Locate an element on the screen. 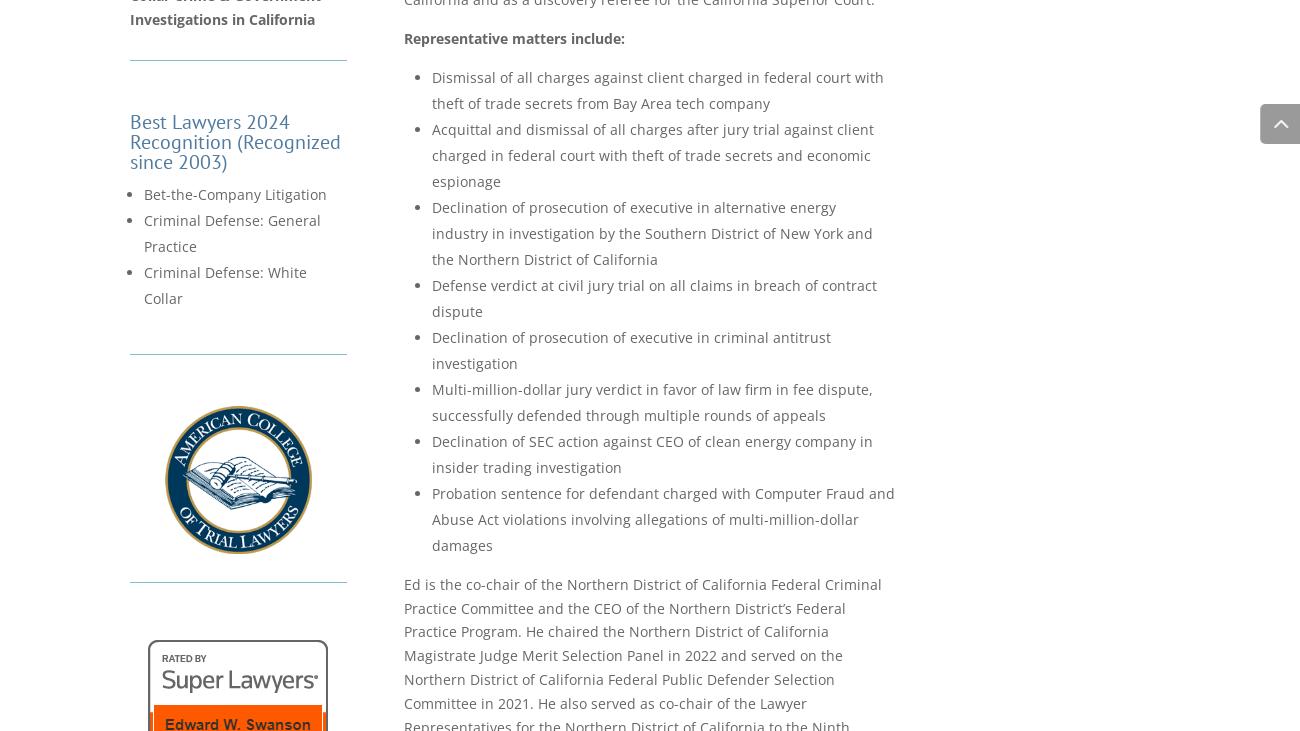 The image size is (1300, 731). 'Declination of SEC action against CEO of clean energy company in insider trading investigation' is located at coordinates (651, 453).